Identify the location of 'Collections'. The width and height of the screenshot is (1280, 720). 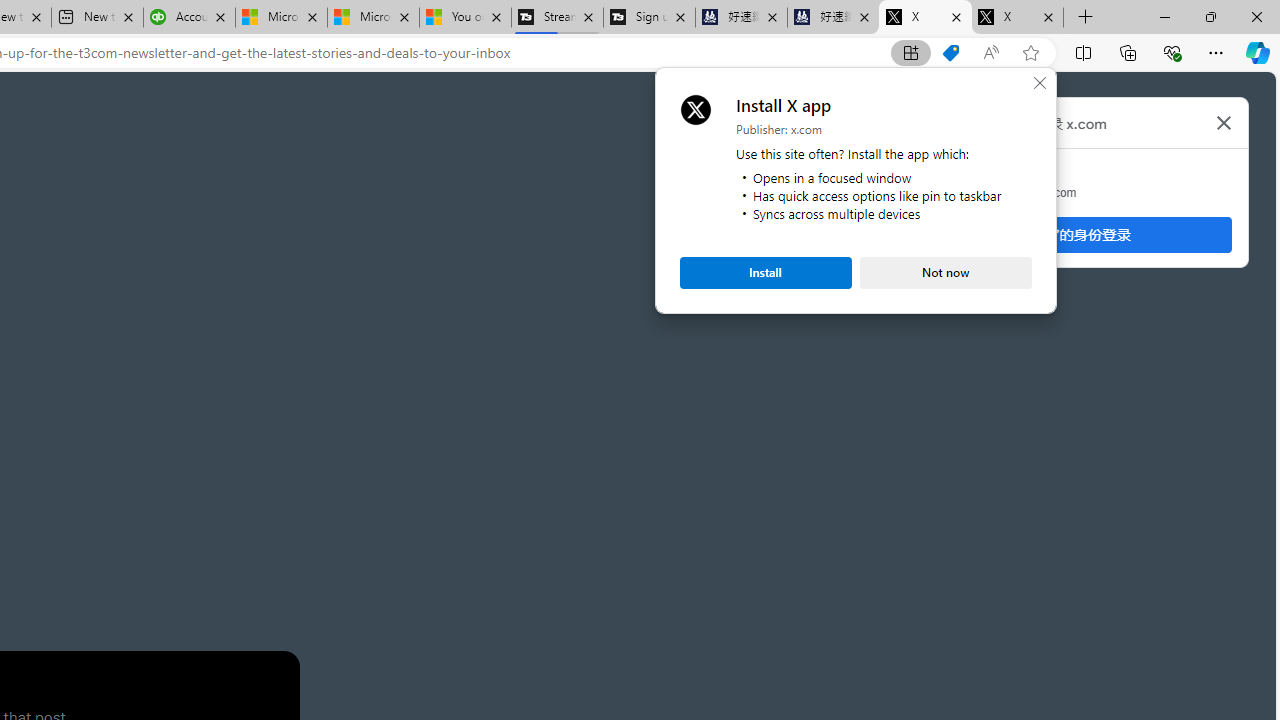
(1128, 51).